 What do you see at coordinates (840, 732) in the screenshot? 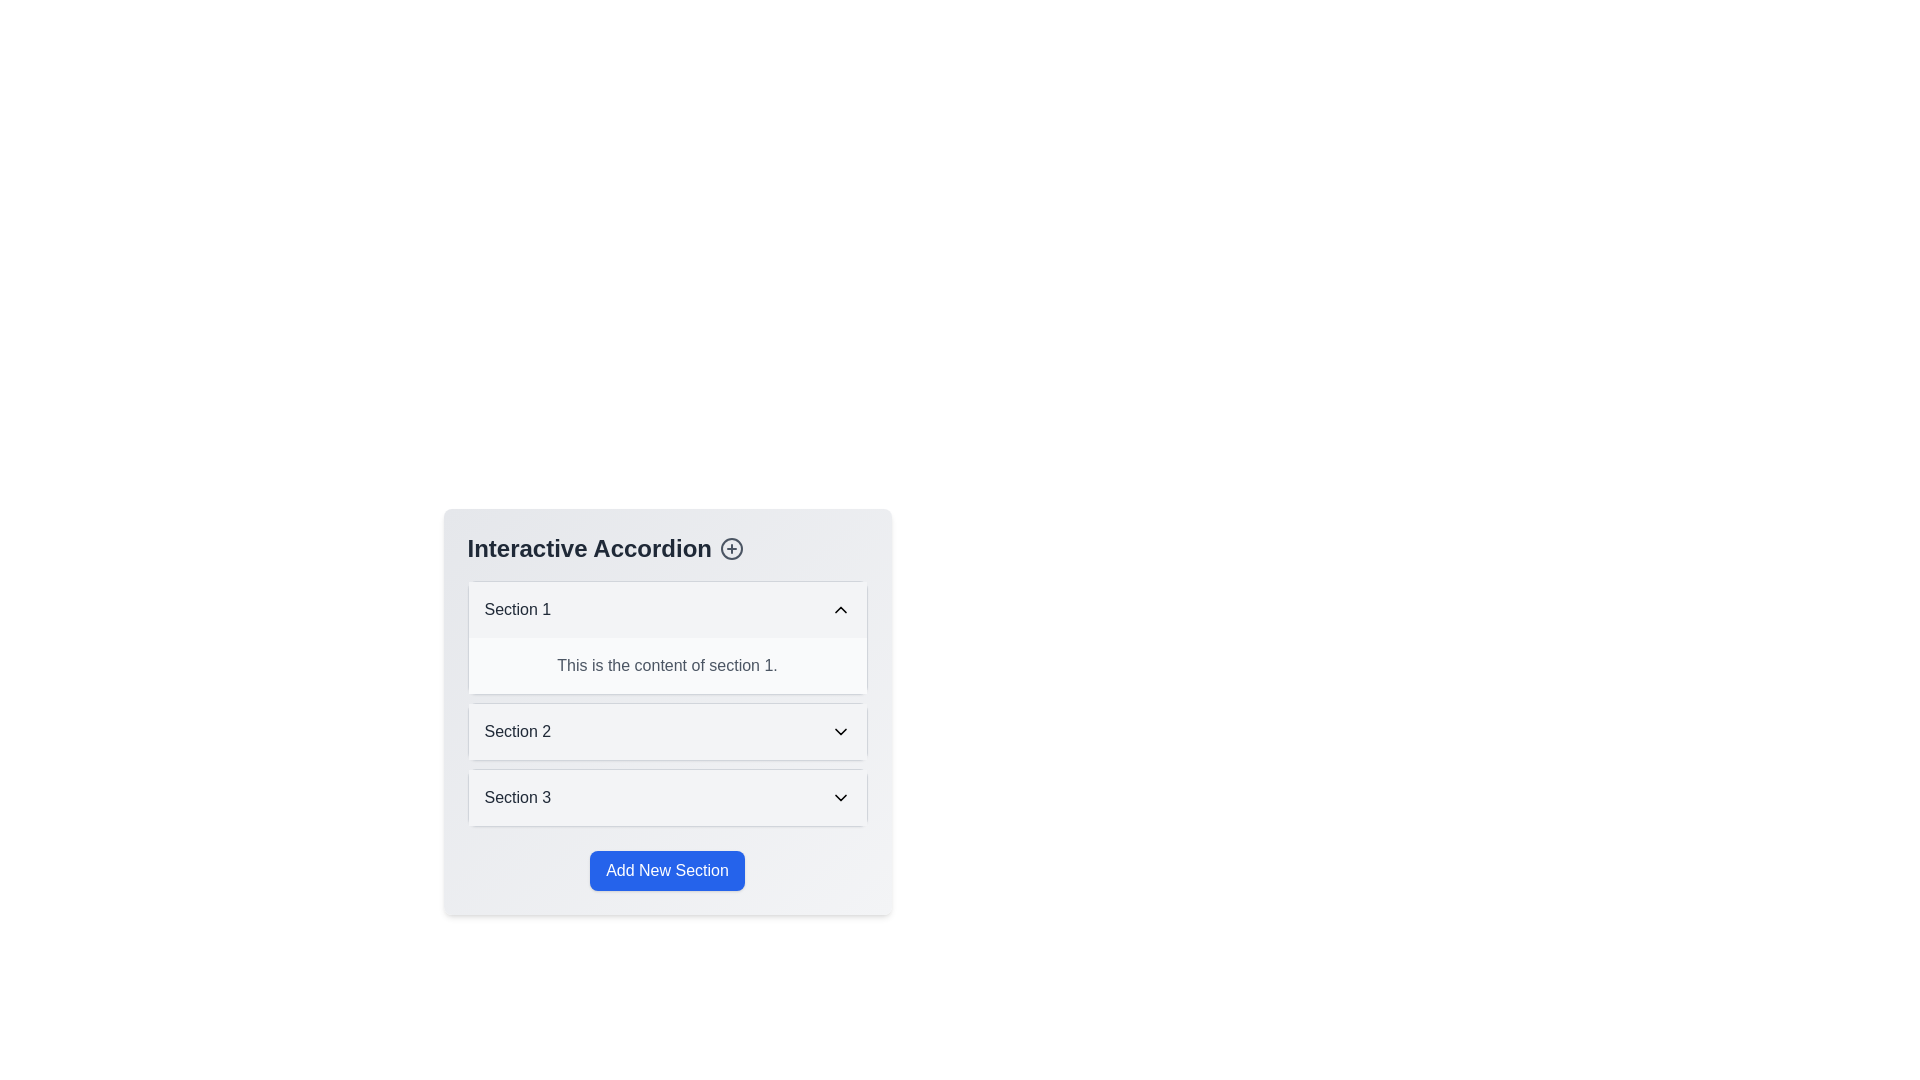
I see `the chevron icon button located at the far right of the 'Section 2' header in the accordion interface` at bounding box center [840, 732].